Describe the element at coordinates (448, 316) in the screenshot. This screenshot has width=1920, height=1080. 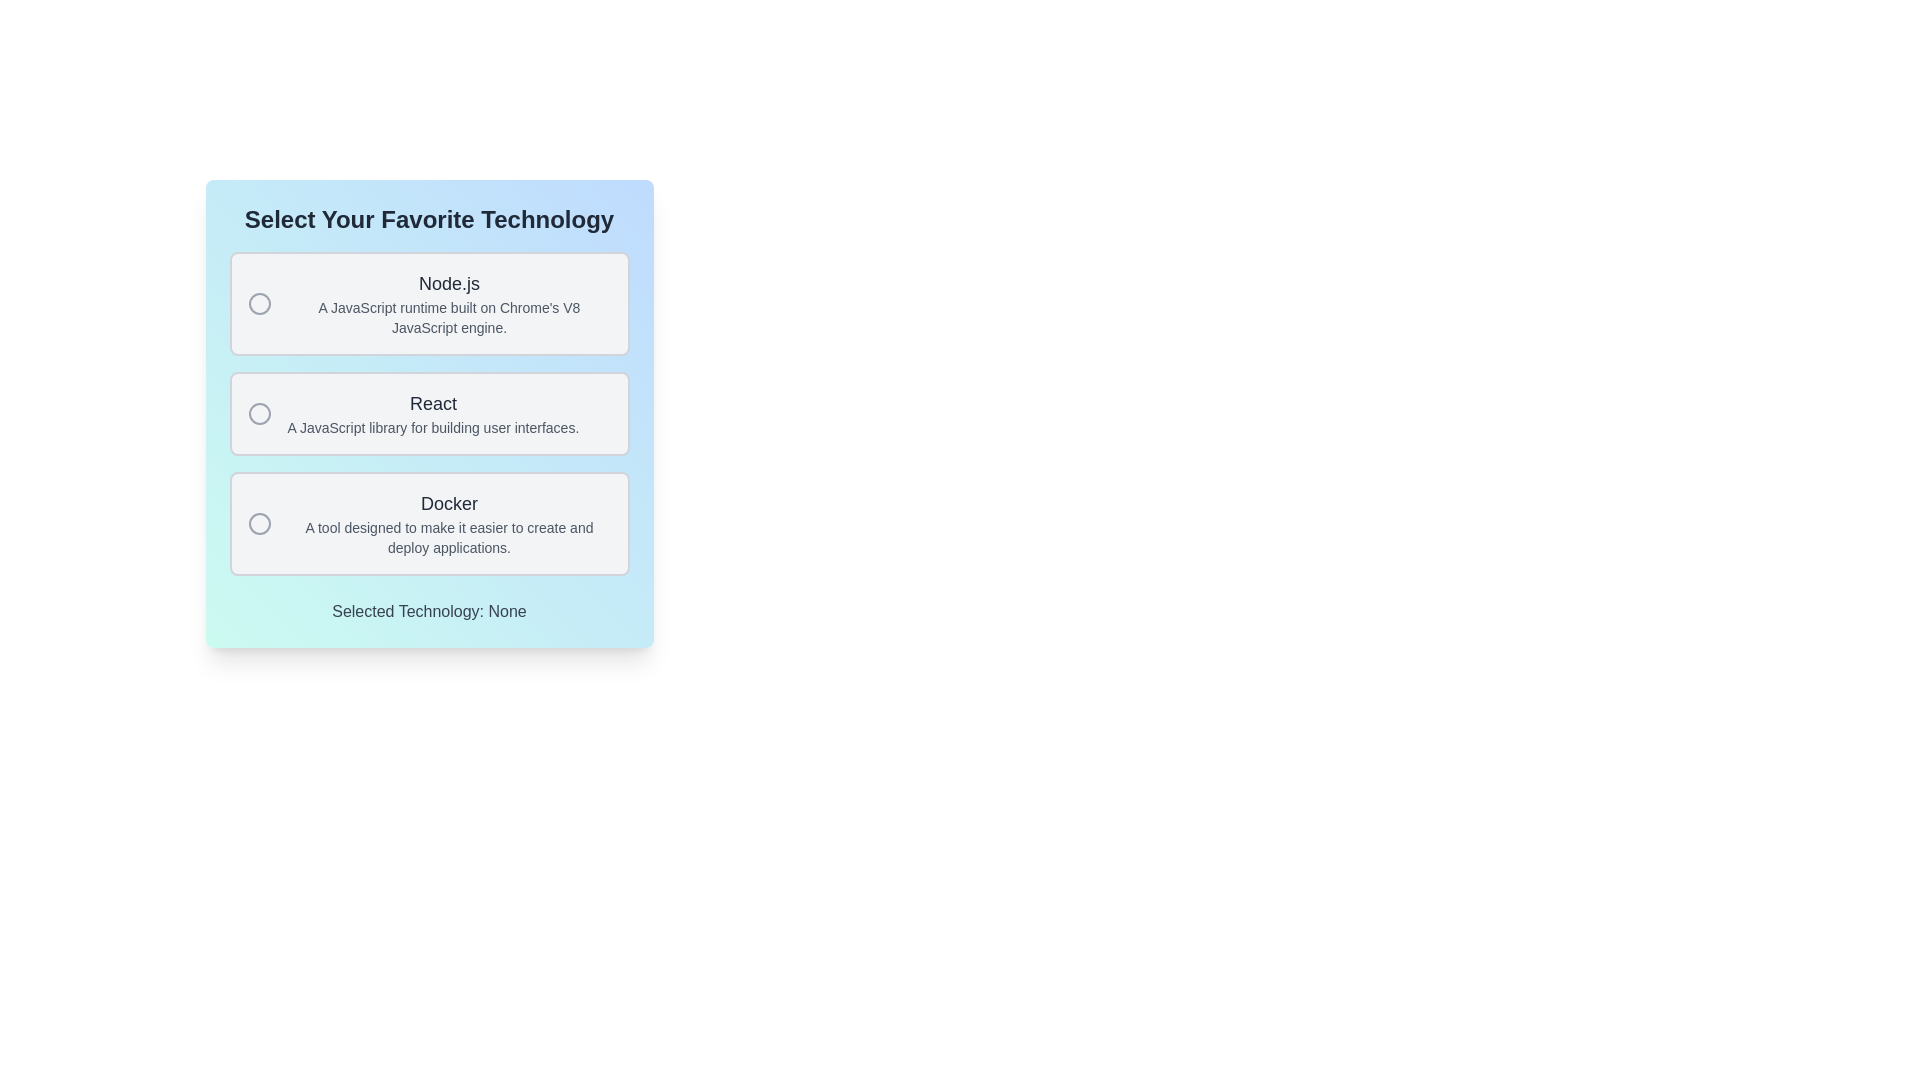
I see `descriptive text label for the 'Node.js' option located under the title 'Node.js' in the top section of the interface` at that location.